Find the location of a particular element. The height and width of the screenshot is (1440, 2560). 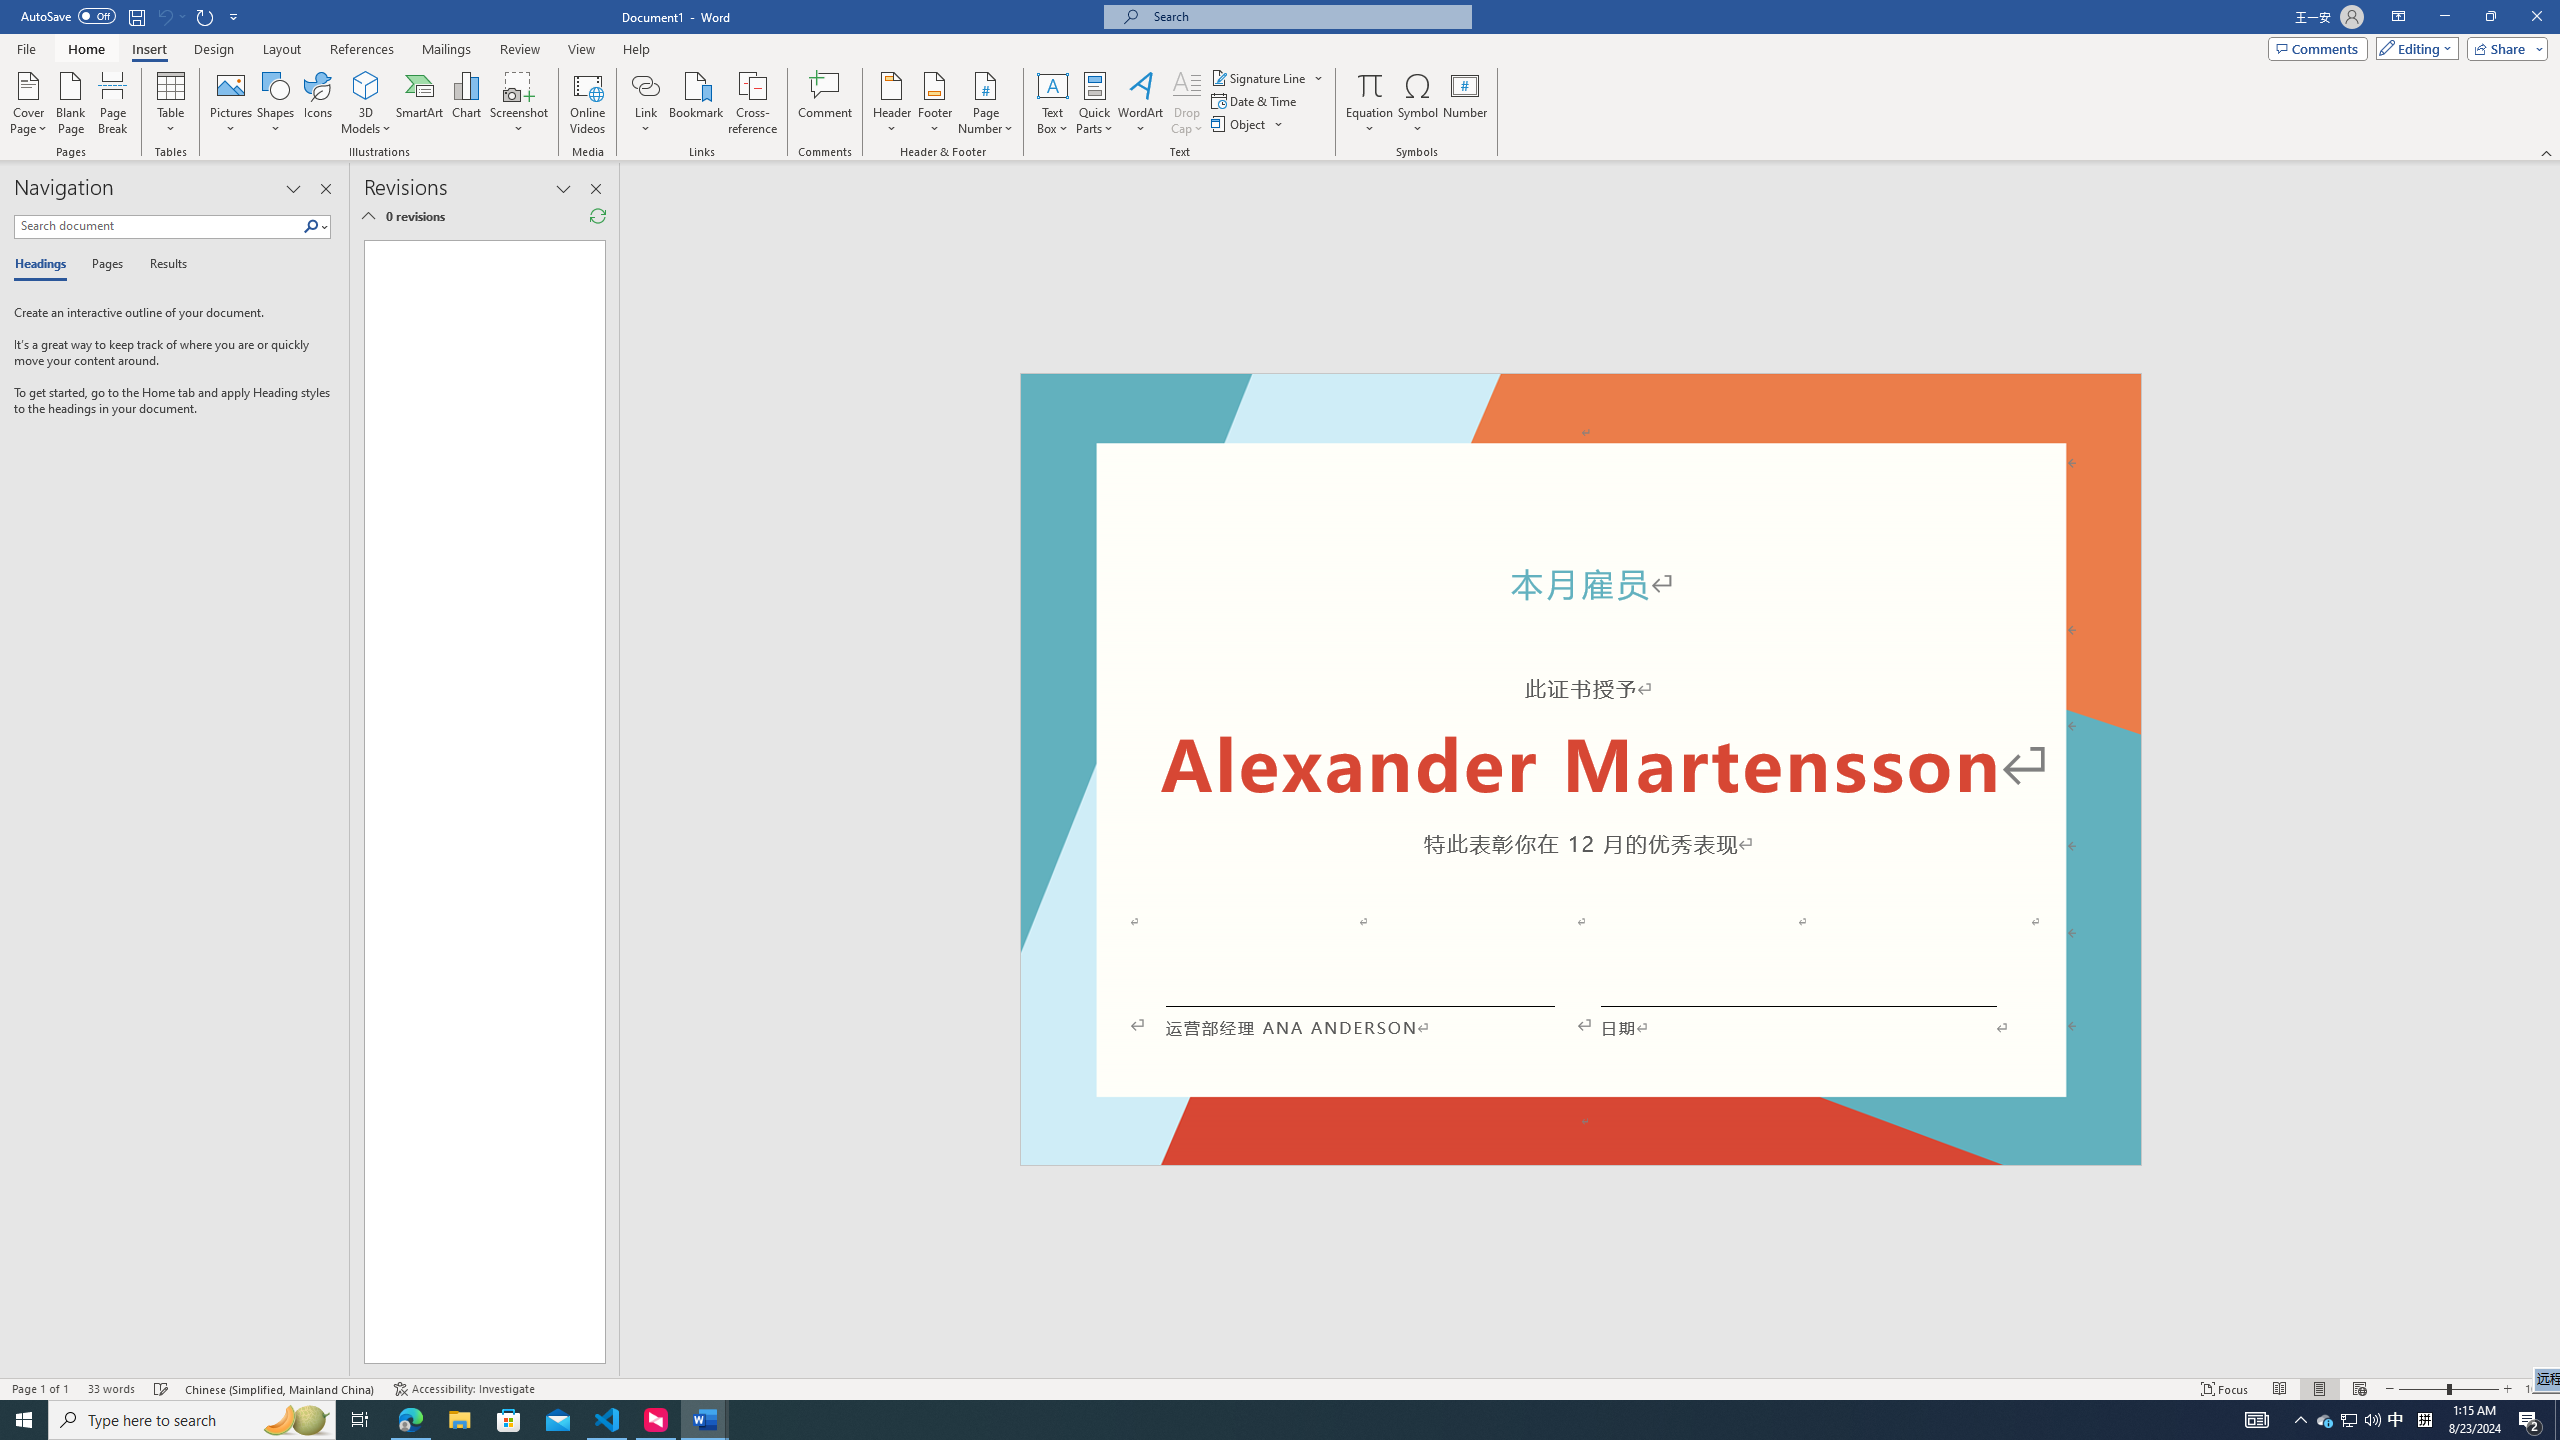

'Header' is located at coordinates (892, 103).